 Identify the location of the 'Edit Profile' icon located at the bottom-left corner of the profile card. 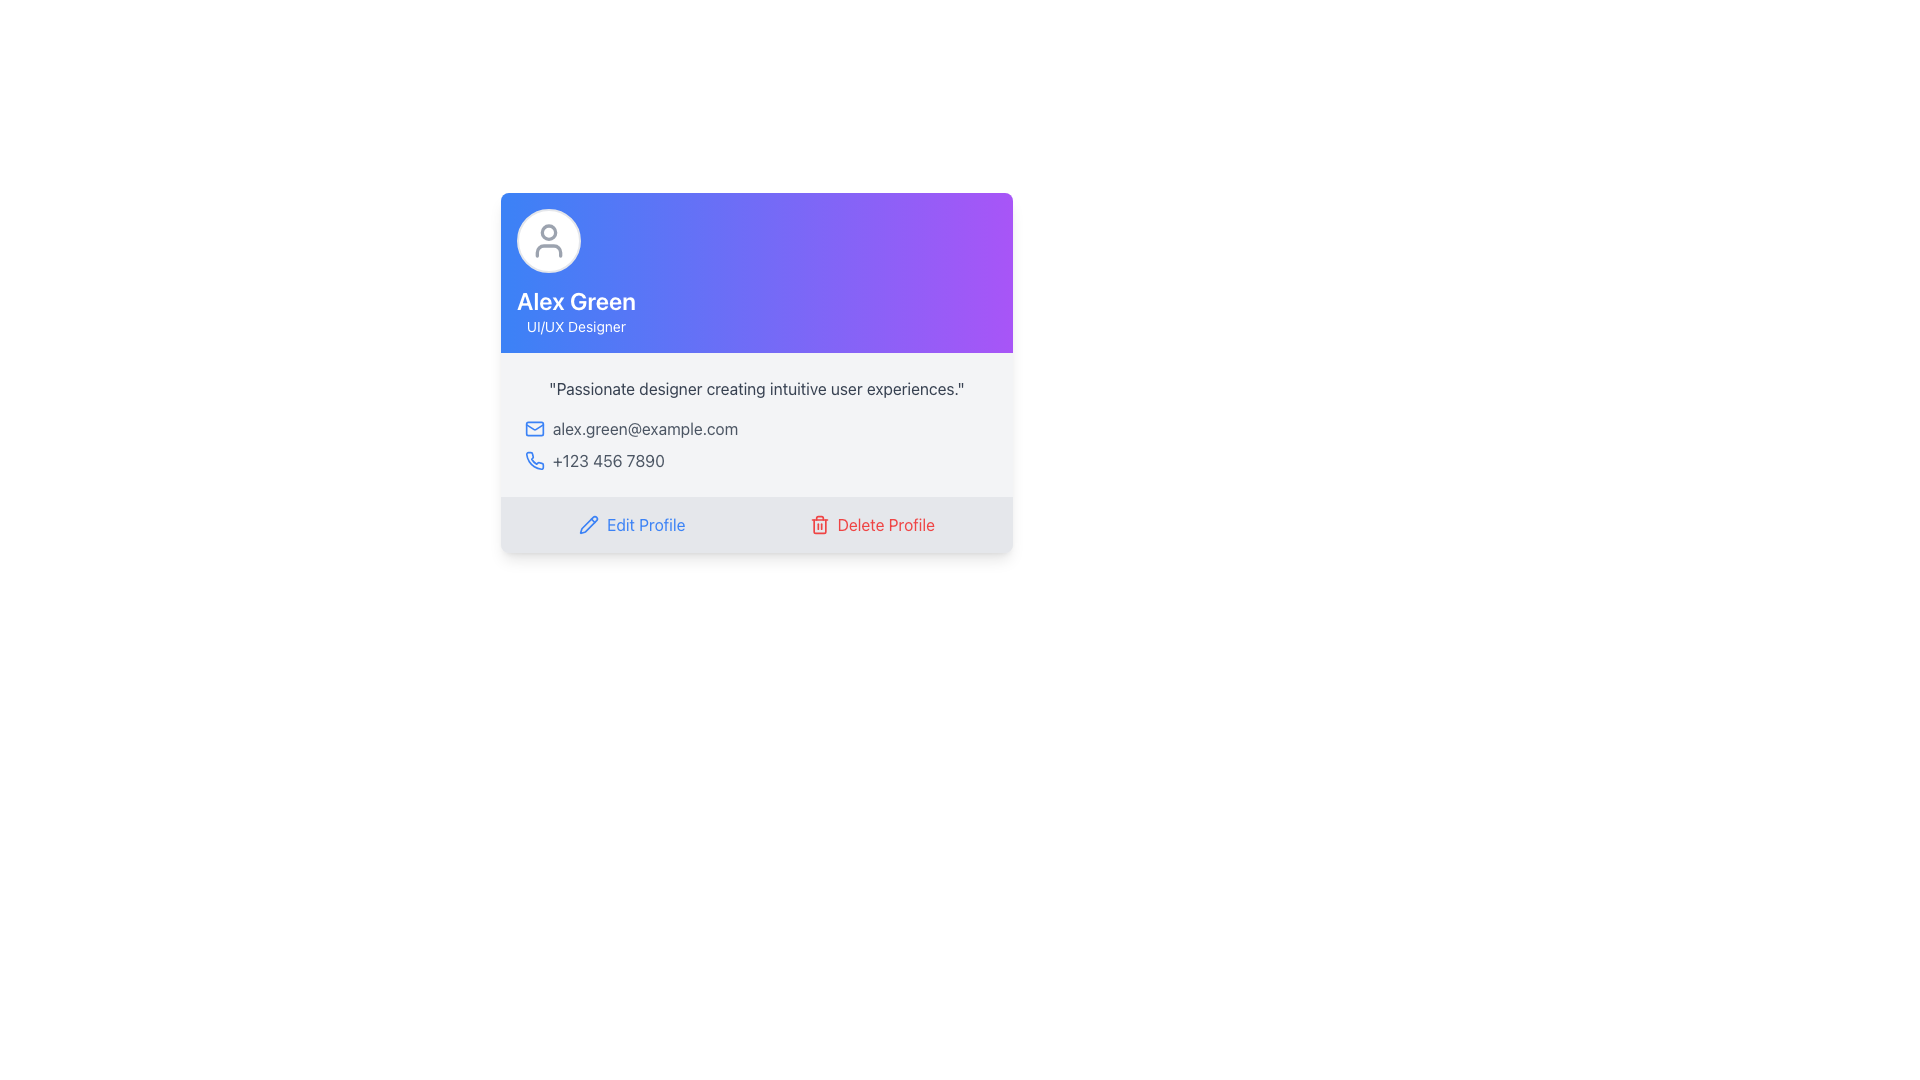
(588, 523).